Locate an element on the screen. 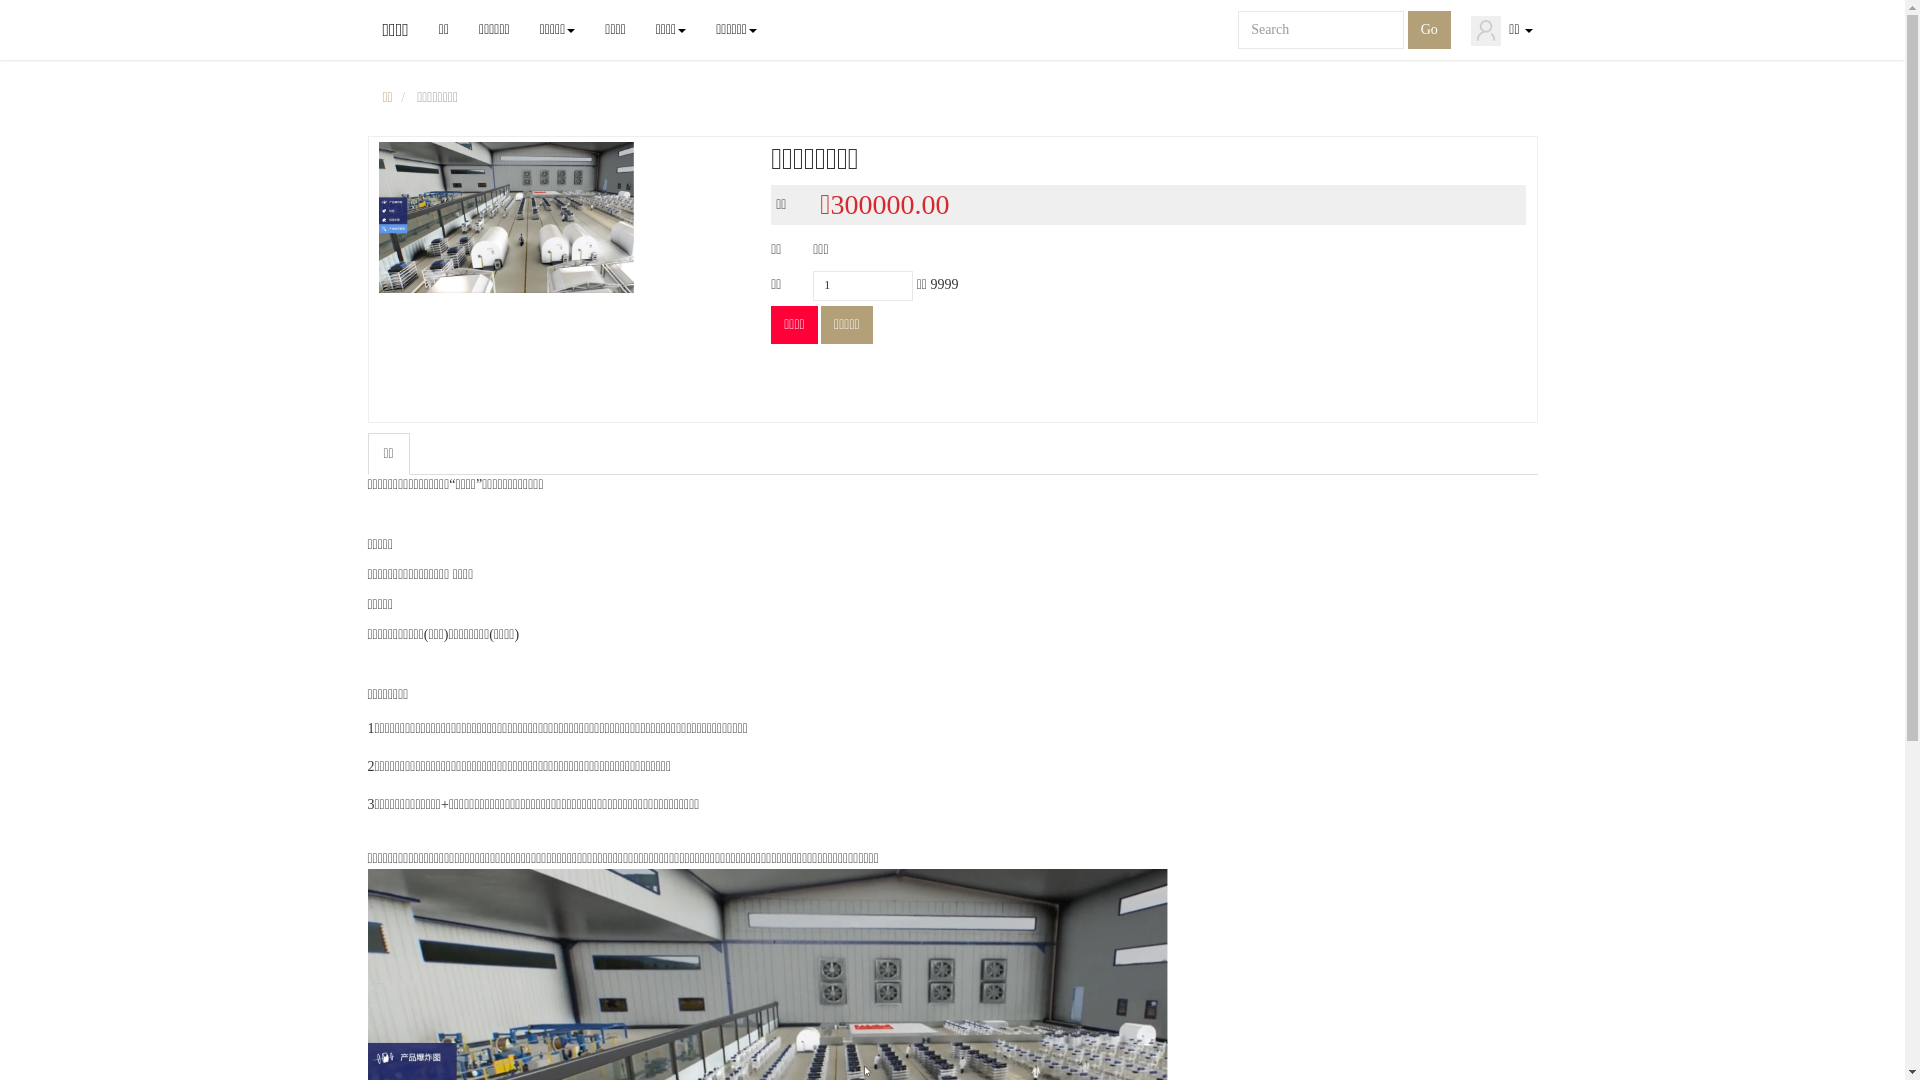 The image size is (1920, 1080). 'Go' is located at coordinates (1428, 30).